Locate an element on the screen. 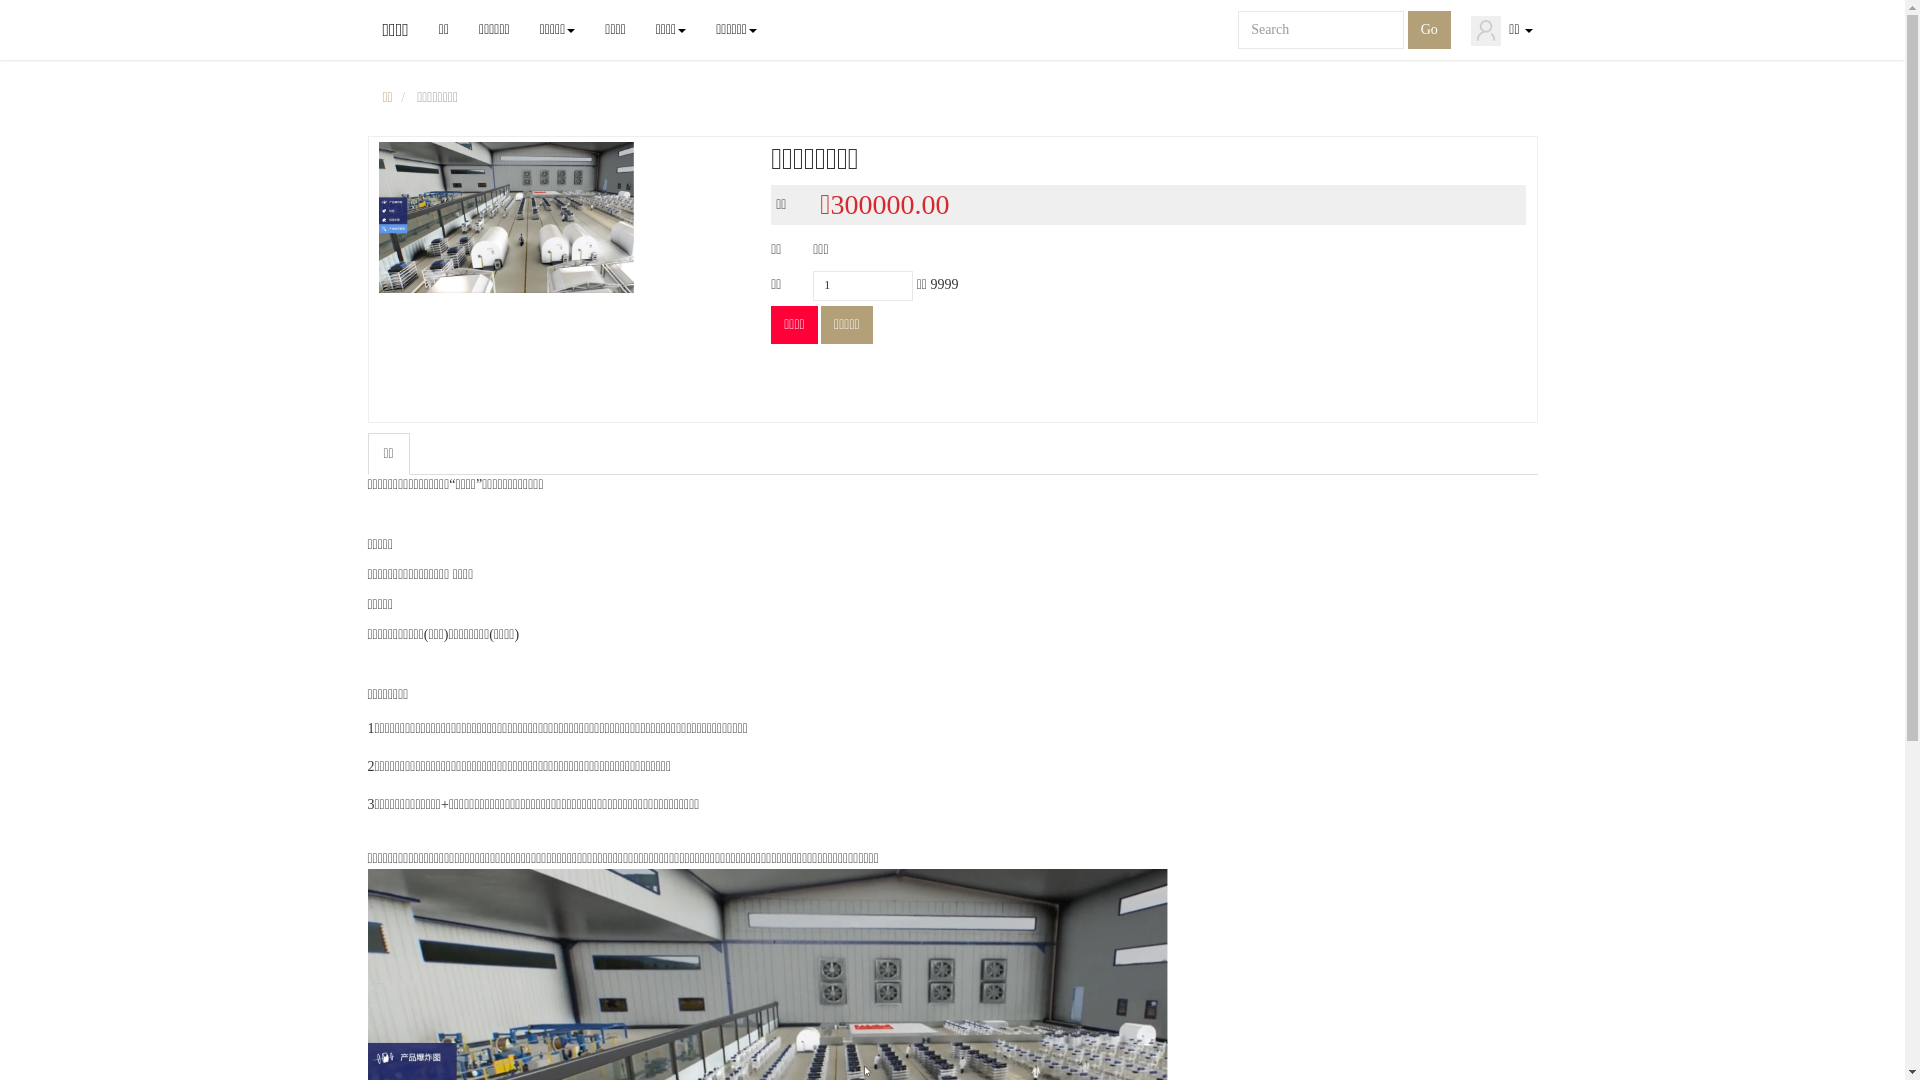 The image size is (1920, 1080). 'Go' is located at coordinates (1428, 30).